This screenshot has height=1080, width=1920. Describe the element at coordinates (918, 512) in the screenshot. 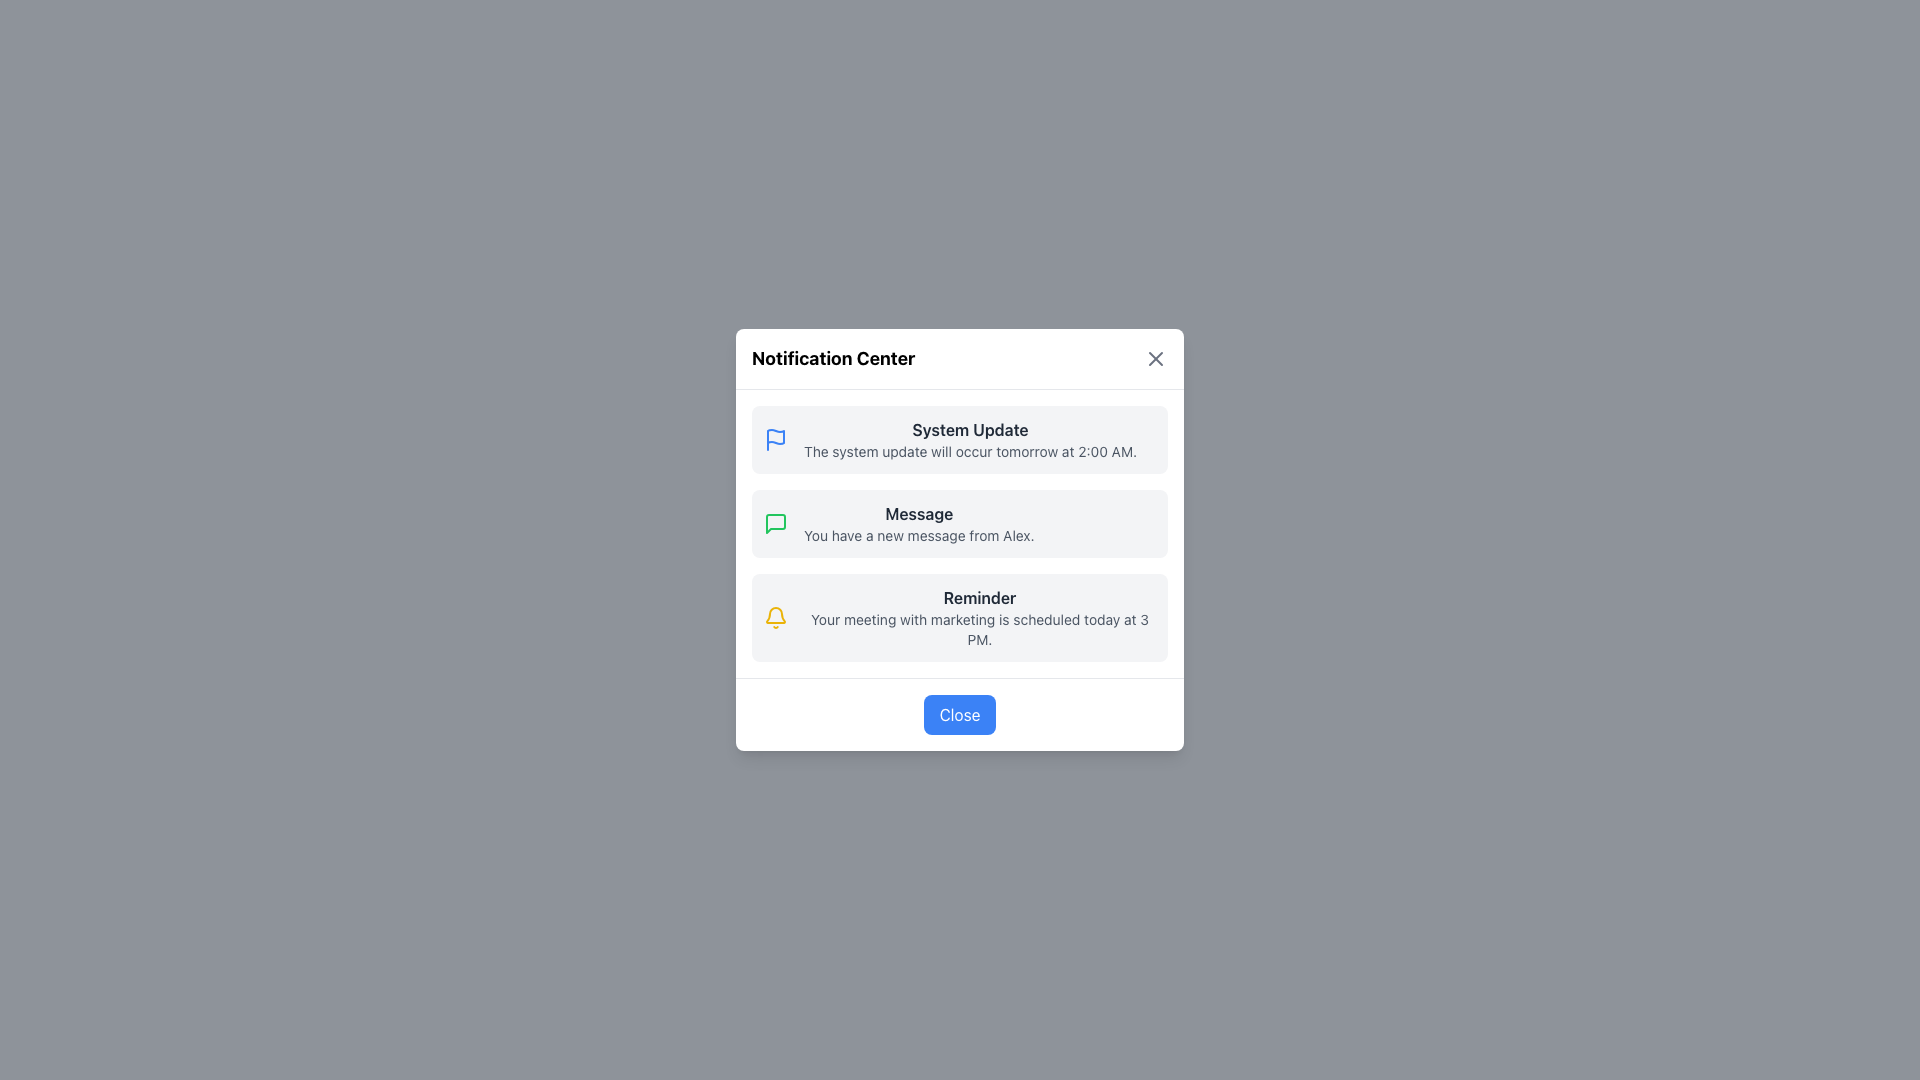

I see `the static text label that serves as a header for the notification indicating the type of message, located beneath the 'System Update' notification` at that location.